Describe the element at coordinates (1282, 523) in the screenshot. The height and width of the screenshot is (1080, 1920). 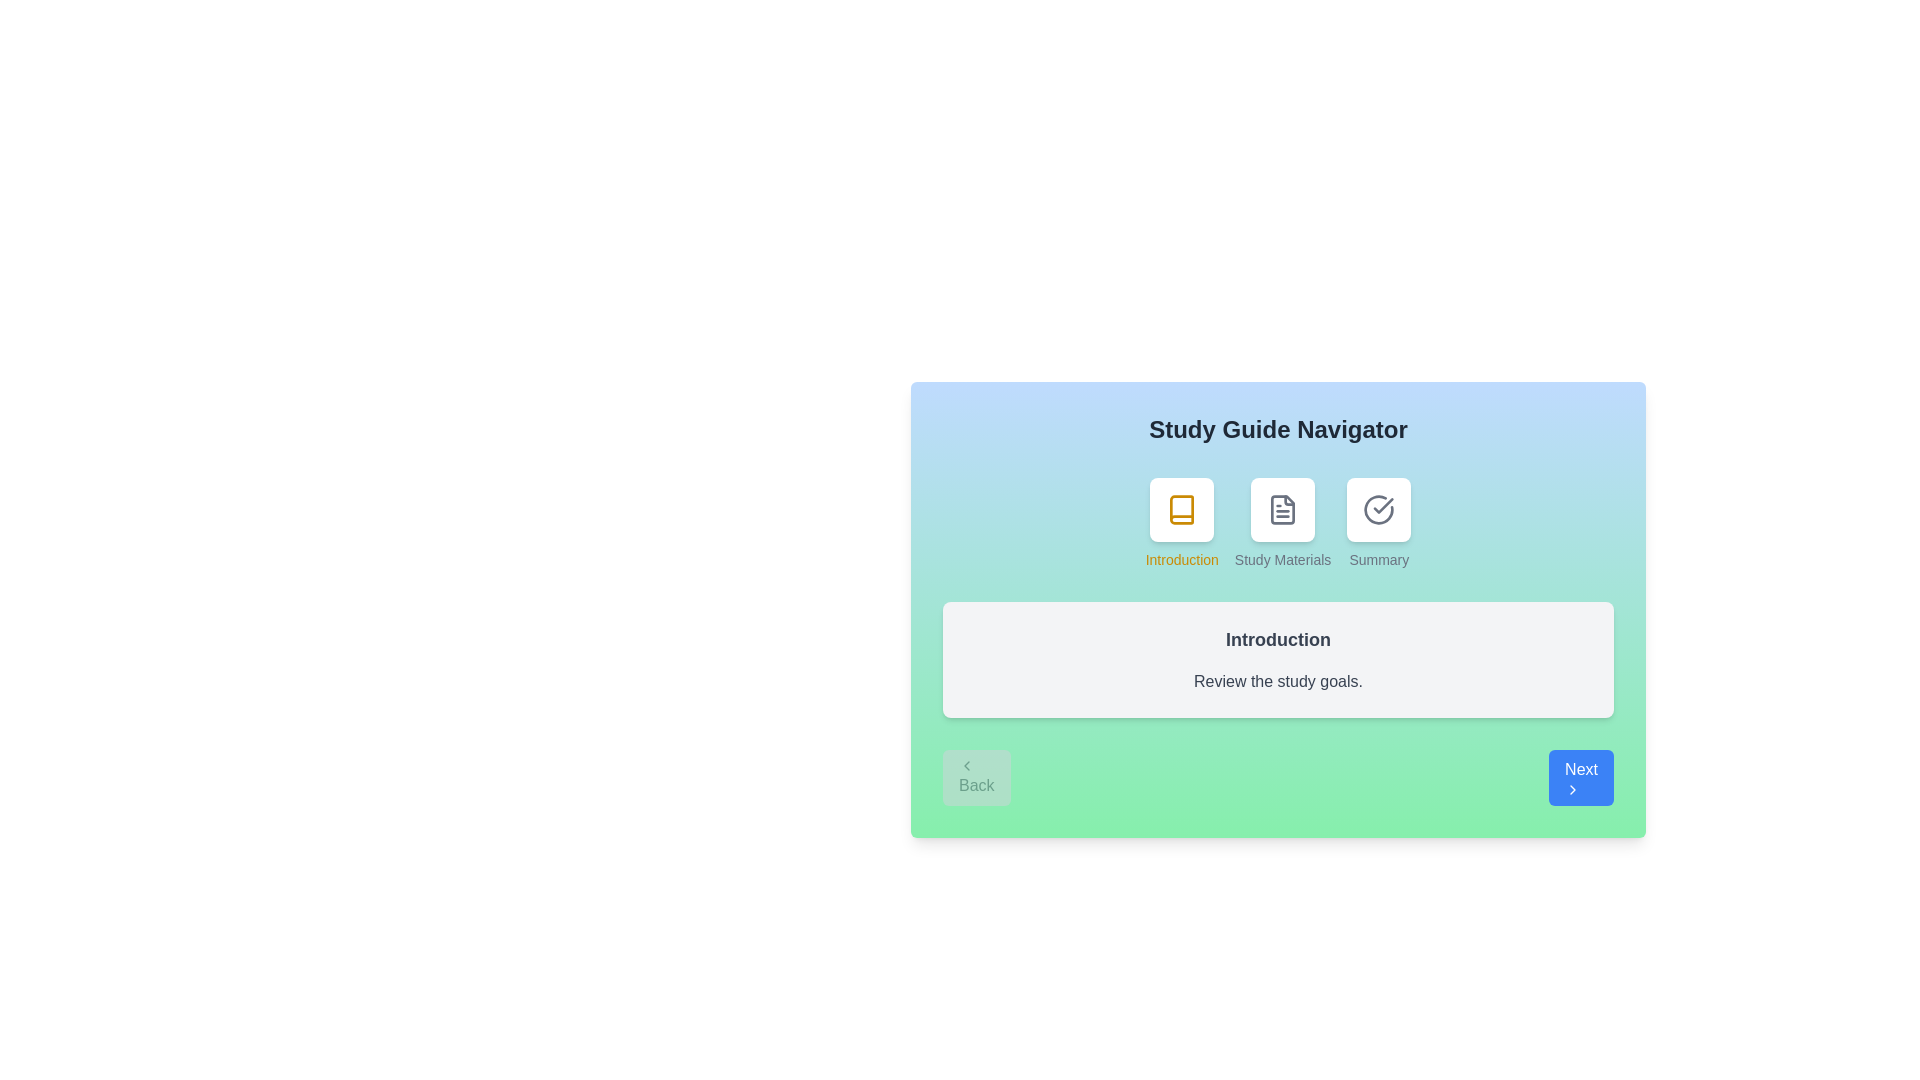
I see `the step icon corresponding to Study Materials to view its content` at that location.